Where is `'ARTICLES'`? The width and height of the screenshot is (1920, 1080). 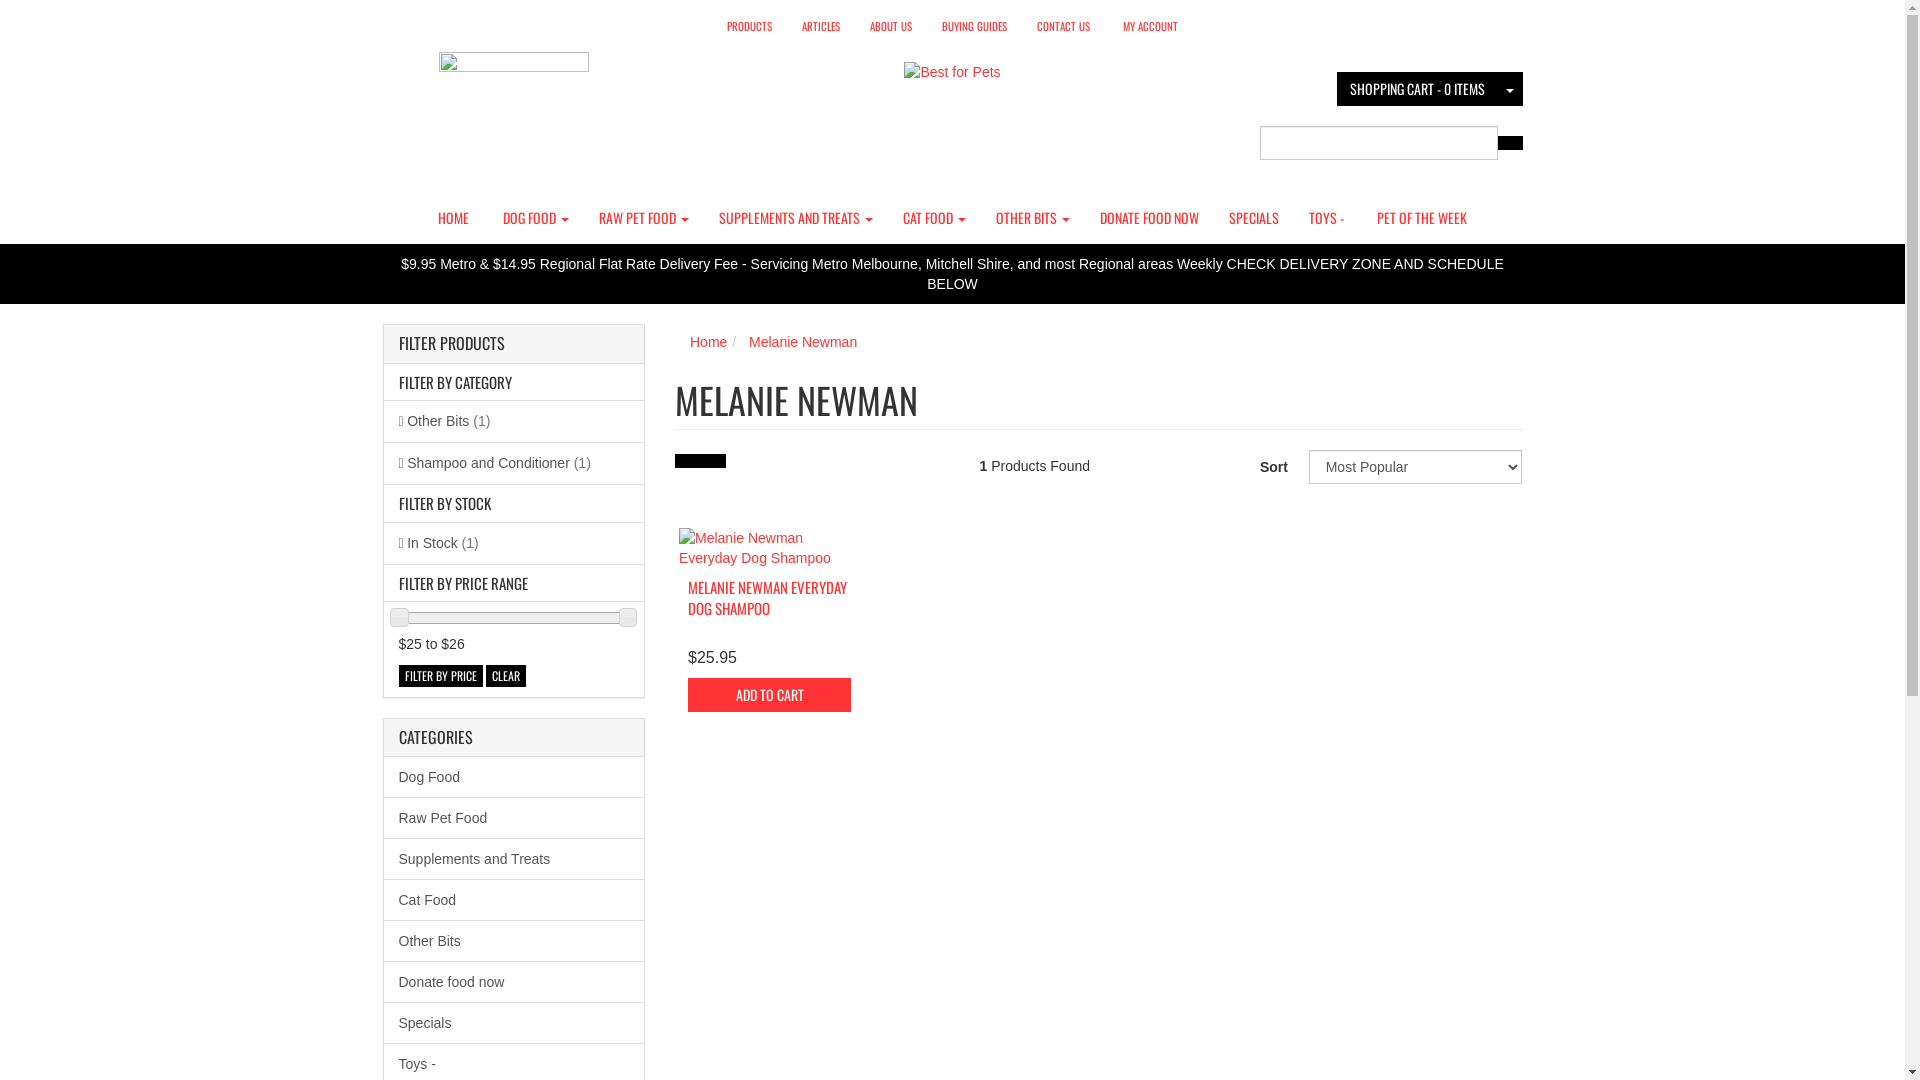
'ARTICLES' is located at coordinates (820, 26).